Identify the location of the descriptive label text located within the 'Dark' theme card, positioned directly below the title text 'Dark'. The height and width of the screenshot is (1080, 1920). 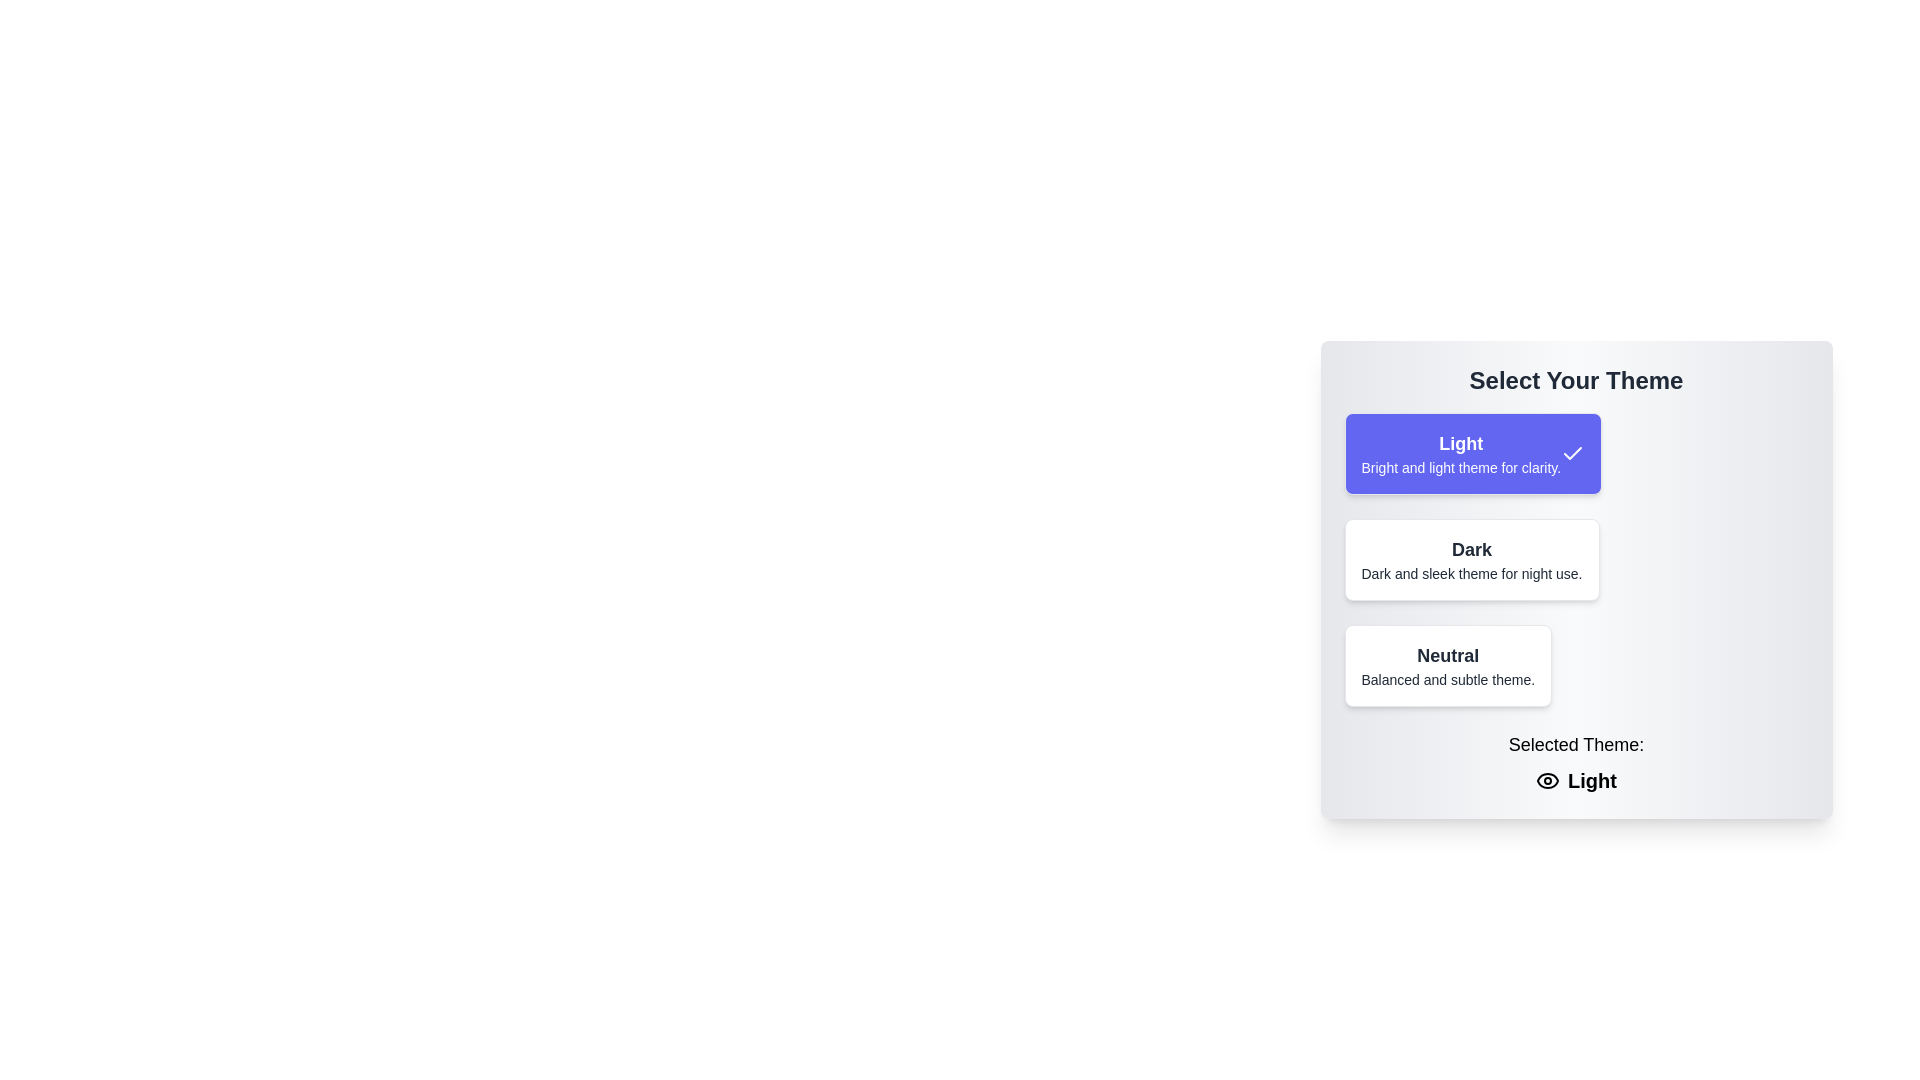
(1472, 574).